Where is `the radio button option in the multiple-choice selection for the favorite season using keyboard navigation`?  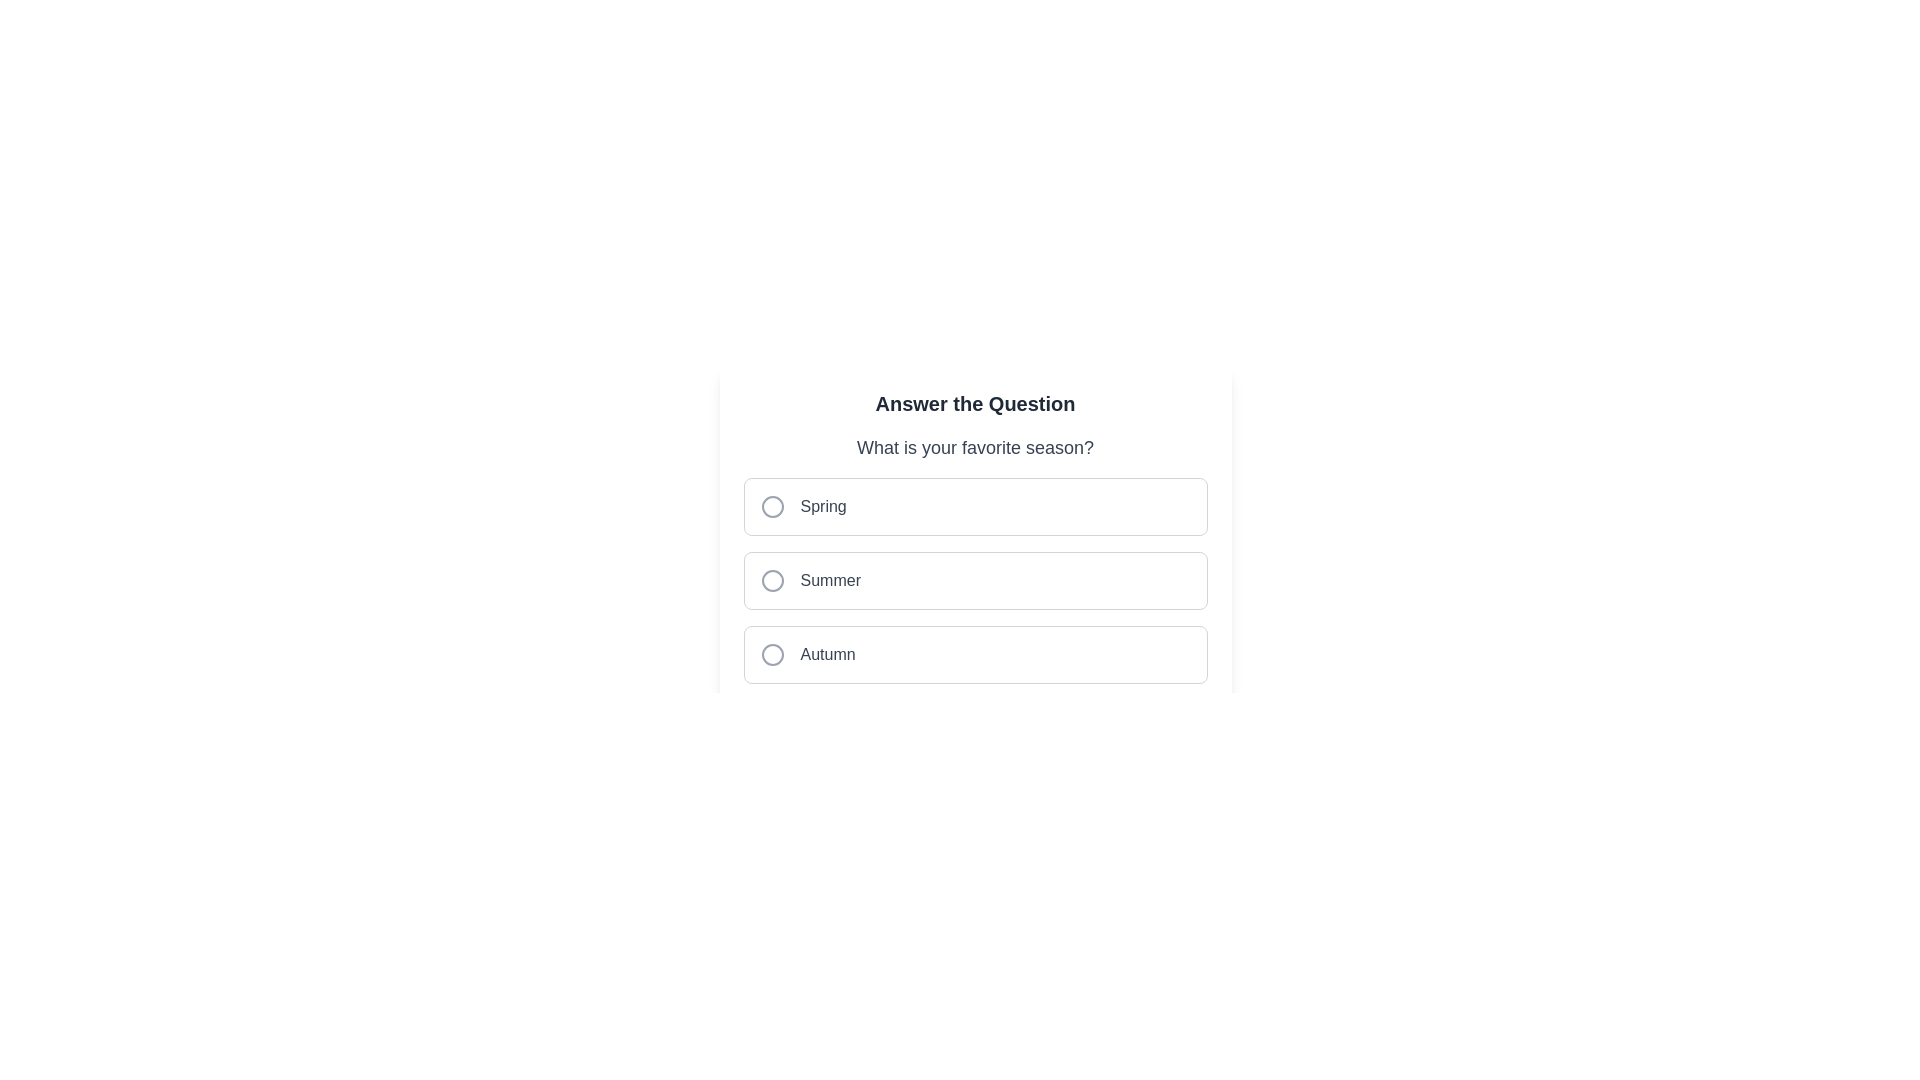
the radio button option in the multiple-choice selection for the favorite season using keyboard navigation is located at coordinates (975, 595).